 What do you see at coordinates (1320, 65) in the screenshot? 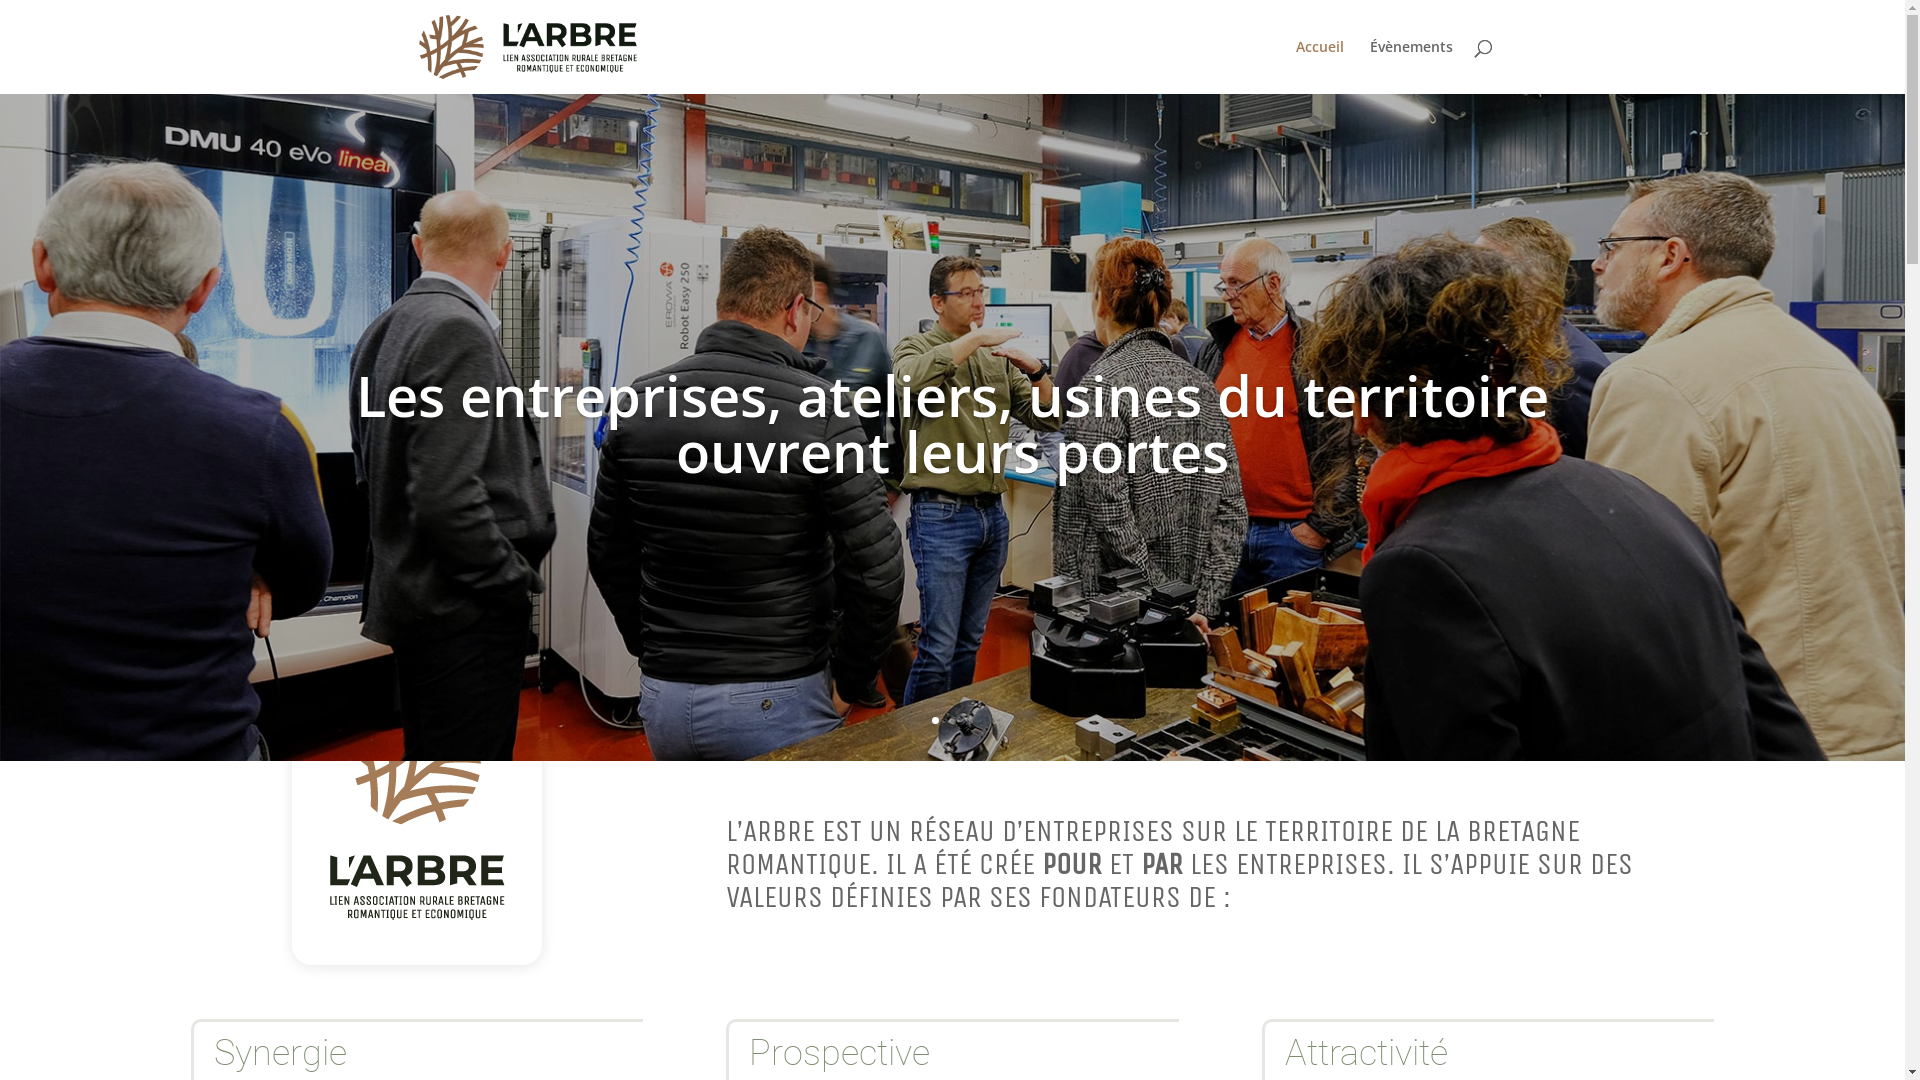
I see `'Accueil'` at bounding box center [1320, 65].